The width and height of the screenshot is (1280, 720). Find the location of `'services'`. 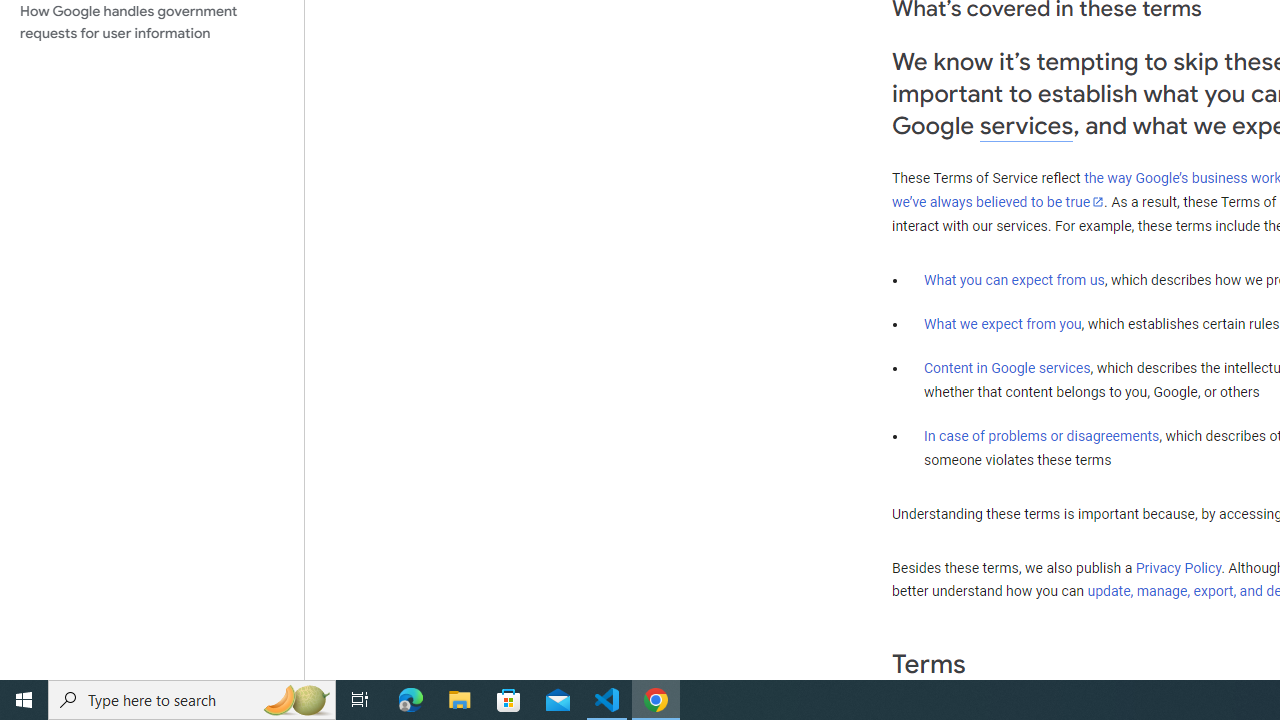

'services' is located at coordinates (1026, 125).